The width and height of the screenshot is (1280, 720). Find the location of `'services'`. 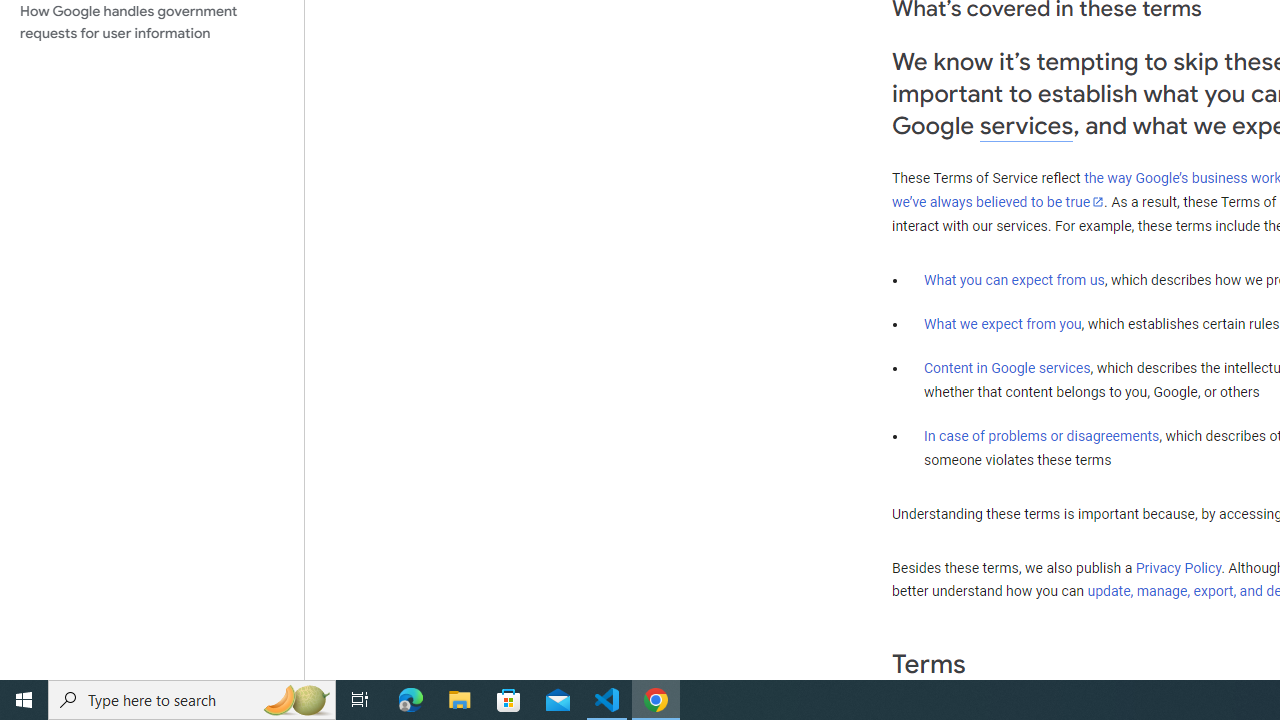

'services' is located at coordinates (1026, 125).